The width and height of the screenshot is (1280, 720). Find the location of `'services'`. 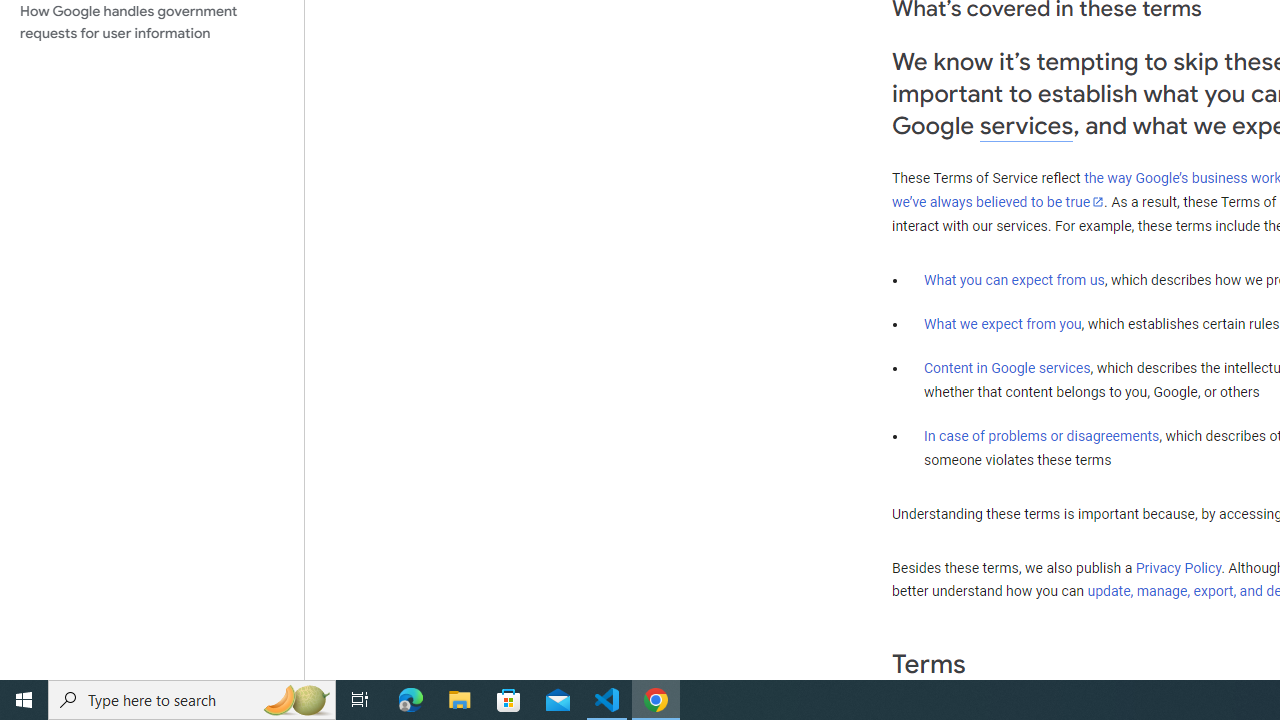

'services' is located at coordinates (1026, 125).